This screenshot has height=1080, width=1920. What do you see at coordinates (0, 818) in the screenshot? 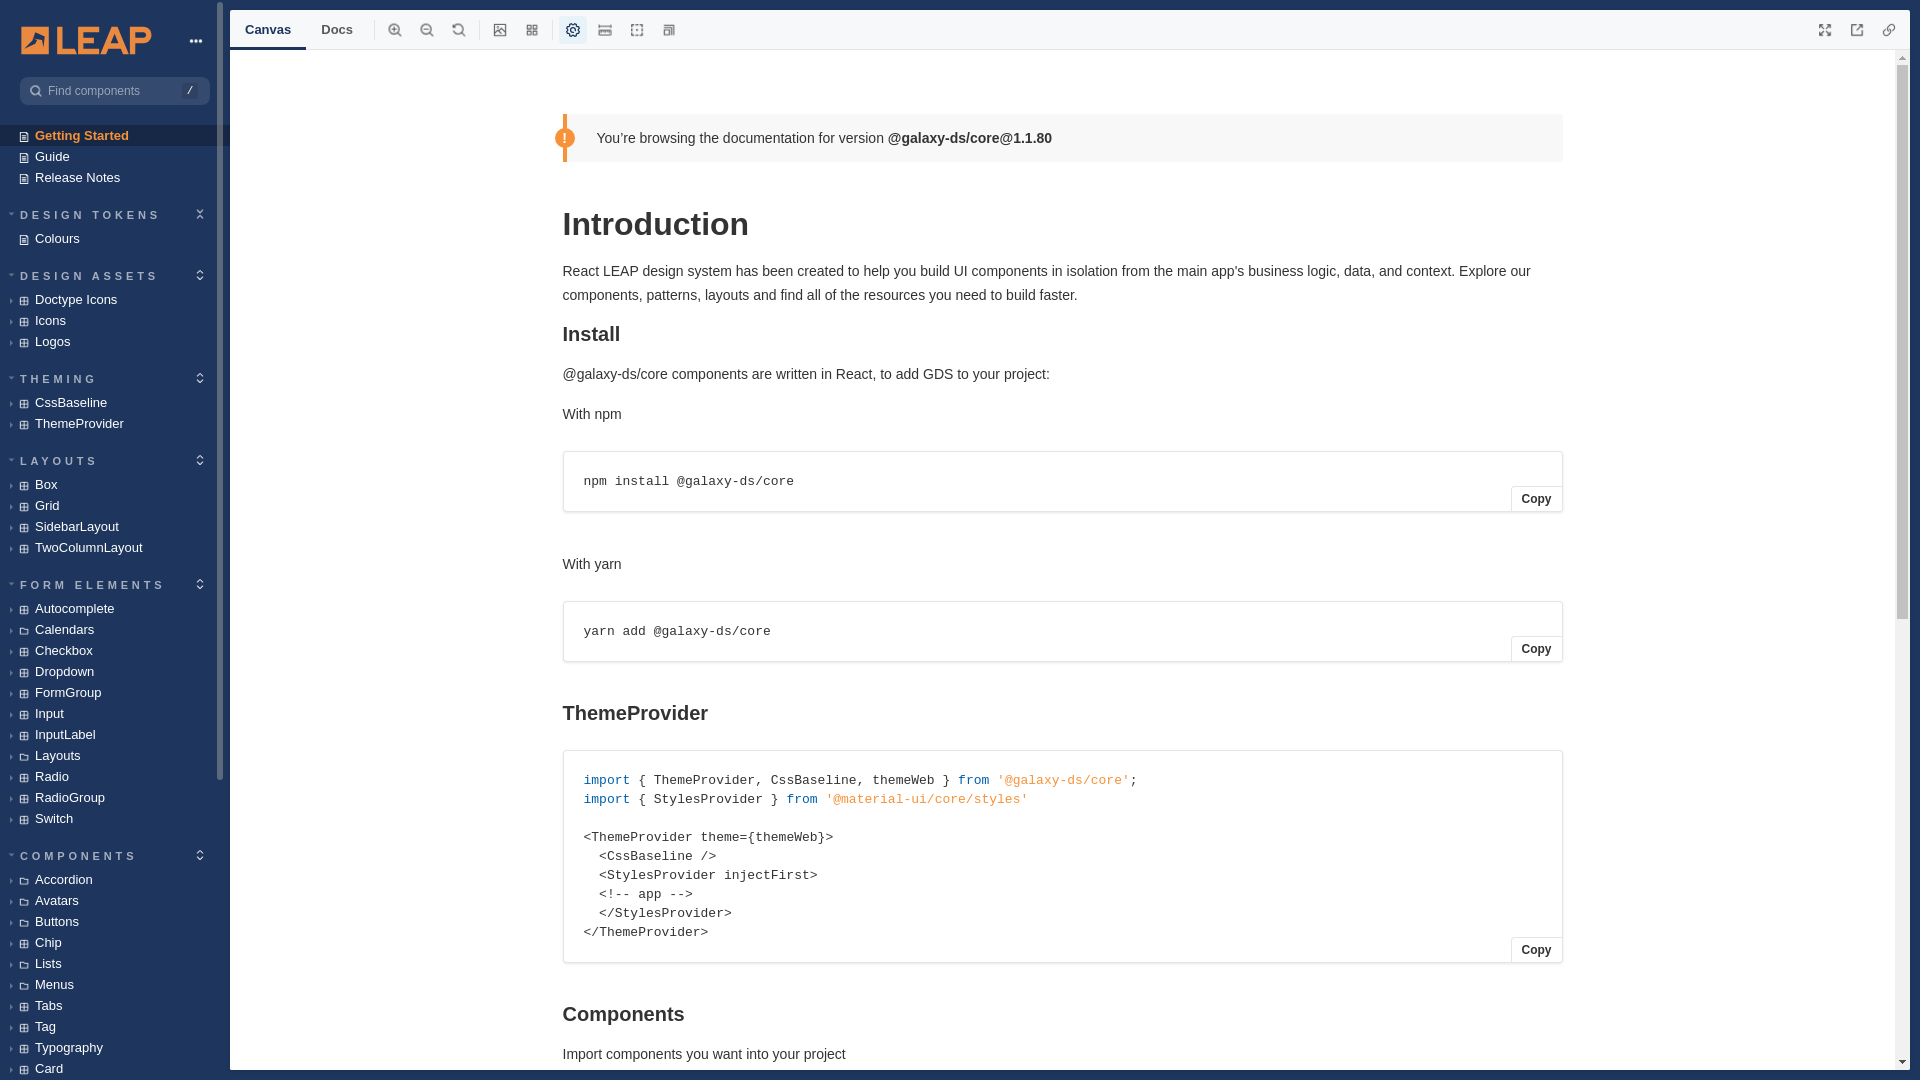
I see `'Switch'` at bounding box center [0, 818].